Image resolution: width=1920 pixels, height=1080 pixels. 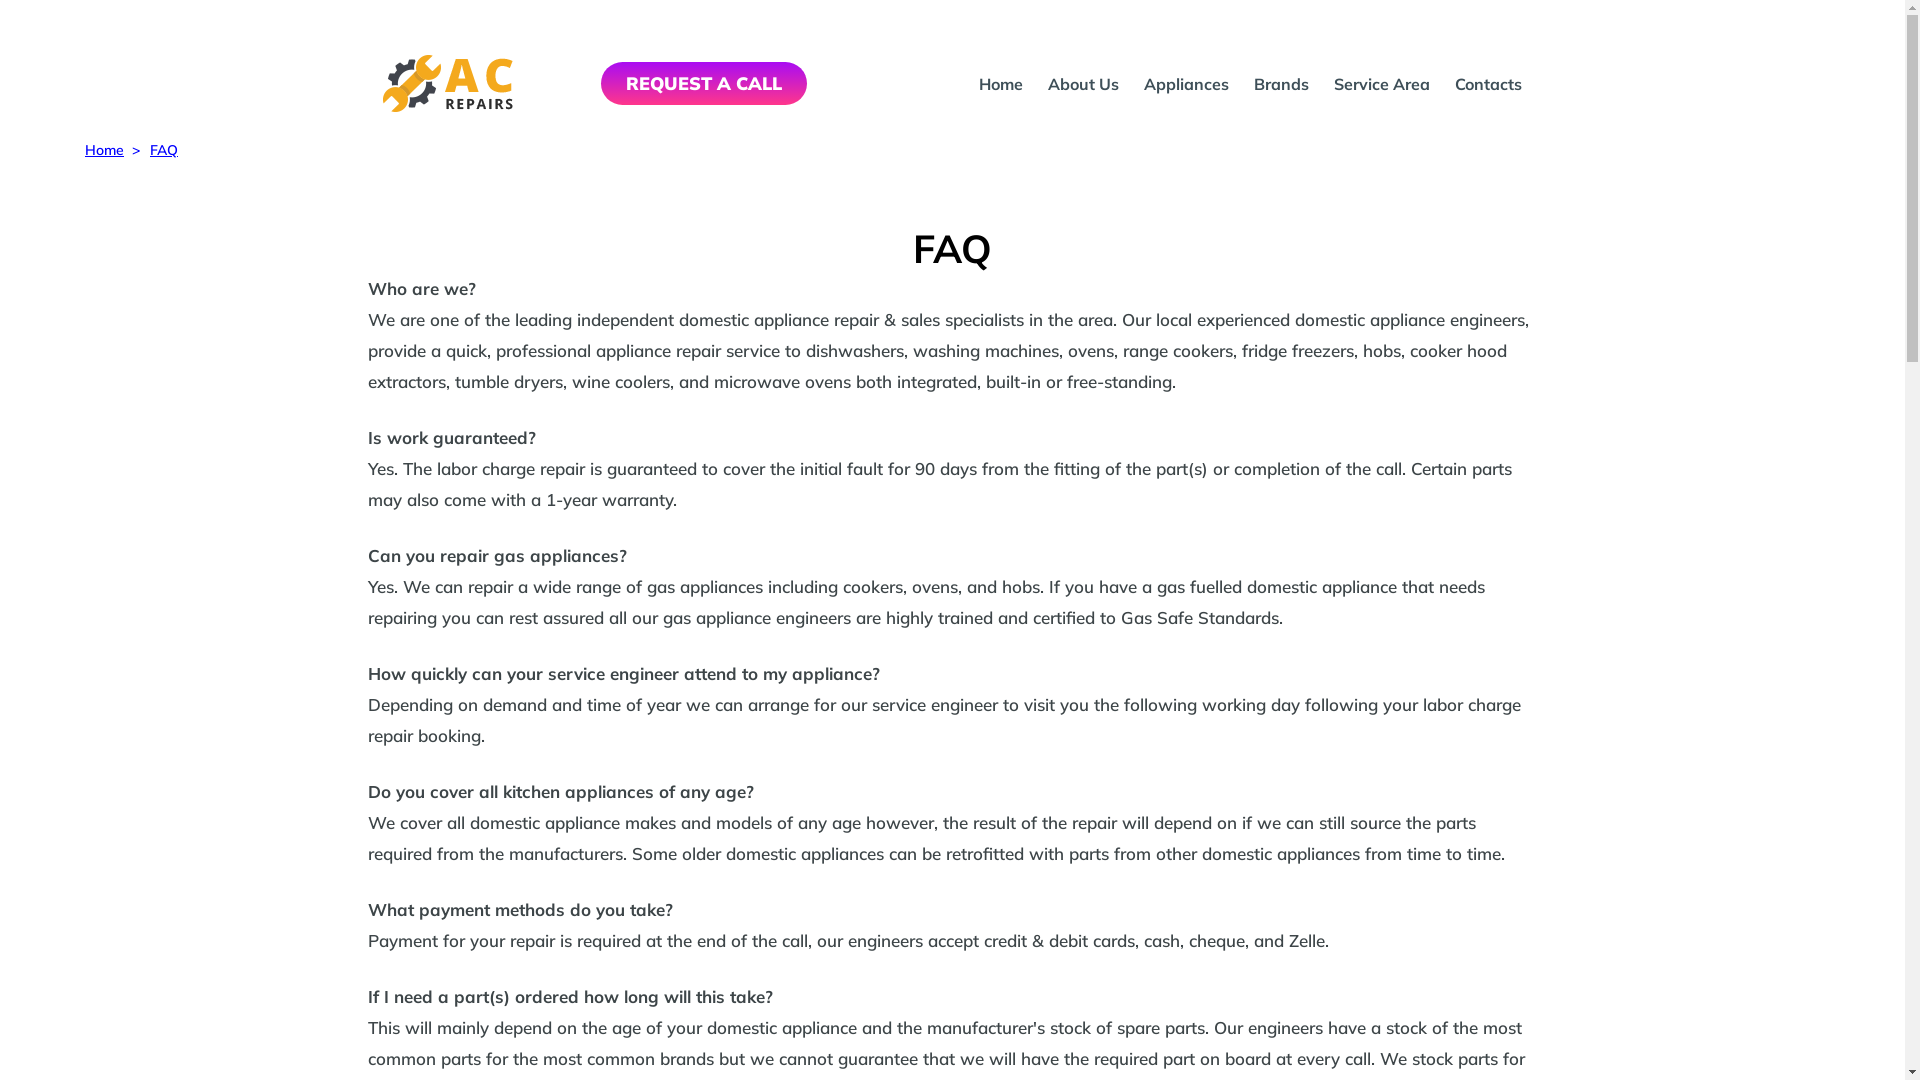 I want to click on 'Home', so click(x=1001, y=83).